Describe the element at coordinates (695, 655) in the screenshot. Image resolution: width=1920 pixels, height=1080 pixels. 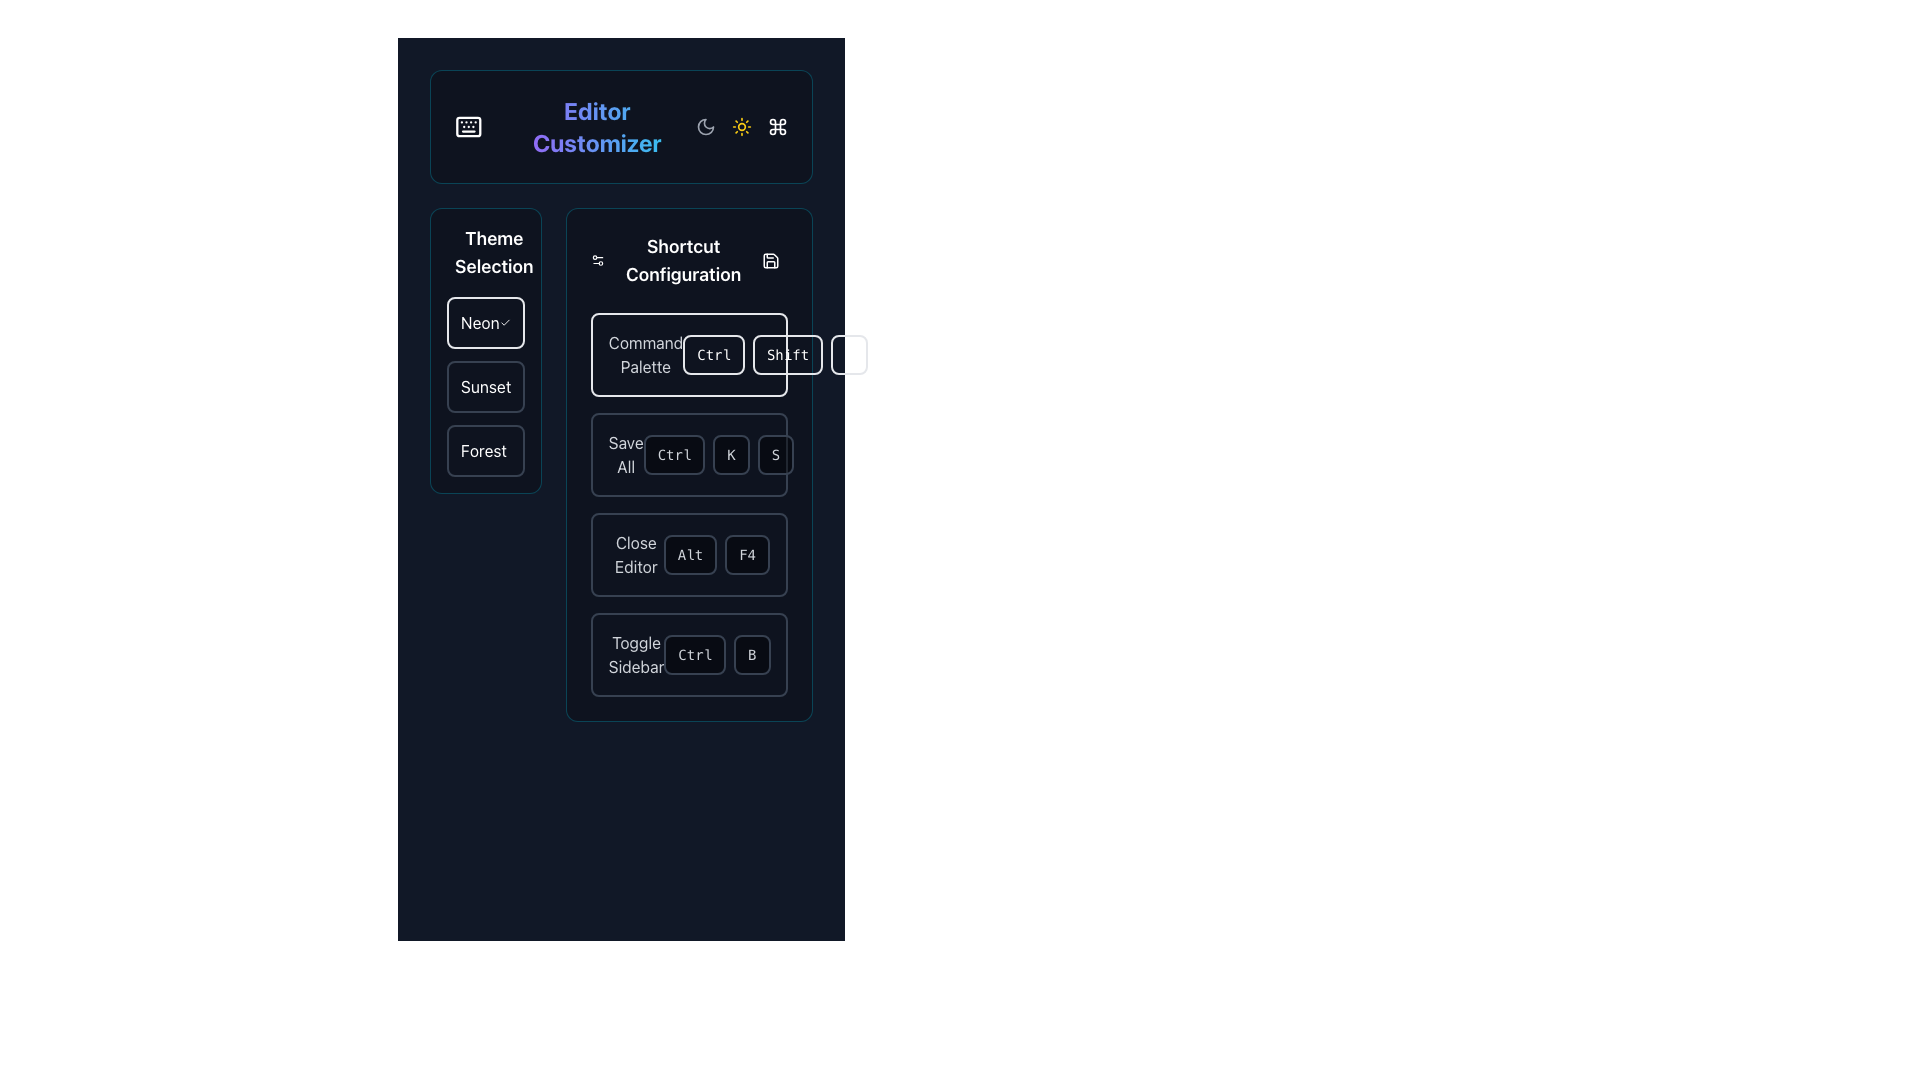
I see `the 'Ctrl' key button-like indicator in the Shortcut Configuration section to prepare for a keyboard shortcut action` at that location.